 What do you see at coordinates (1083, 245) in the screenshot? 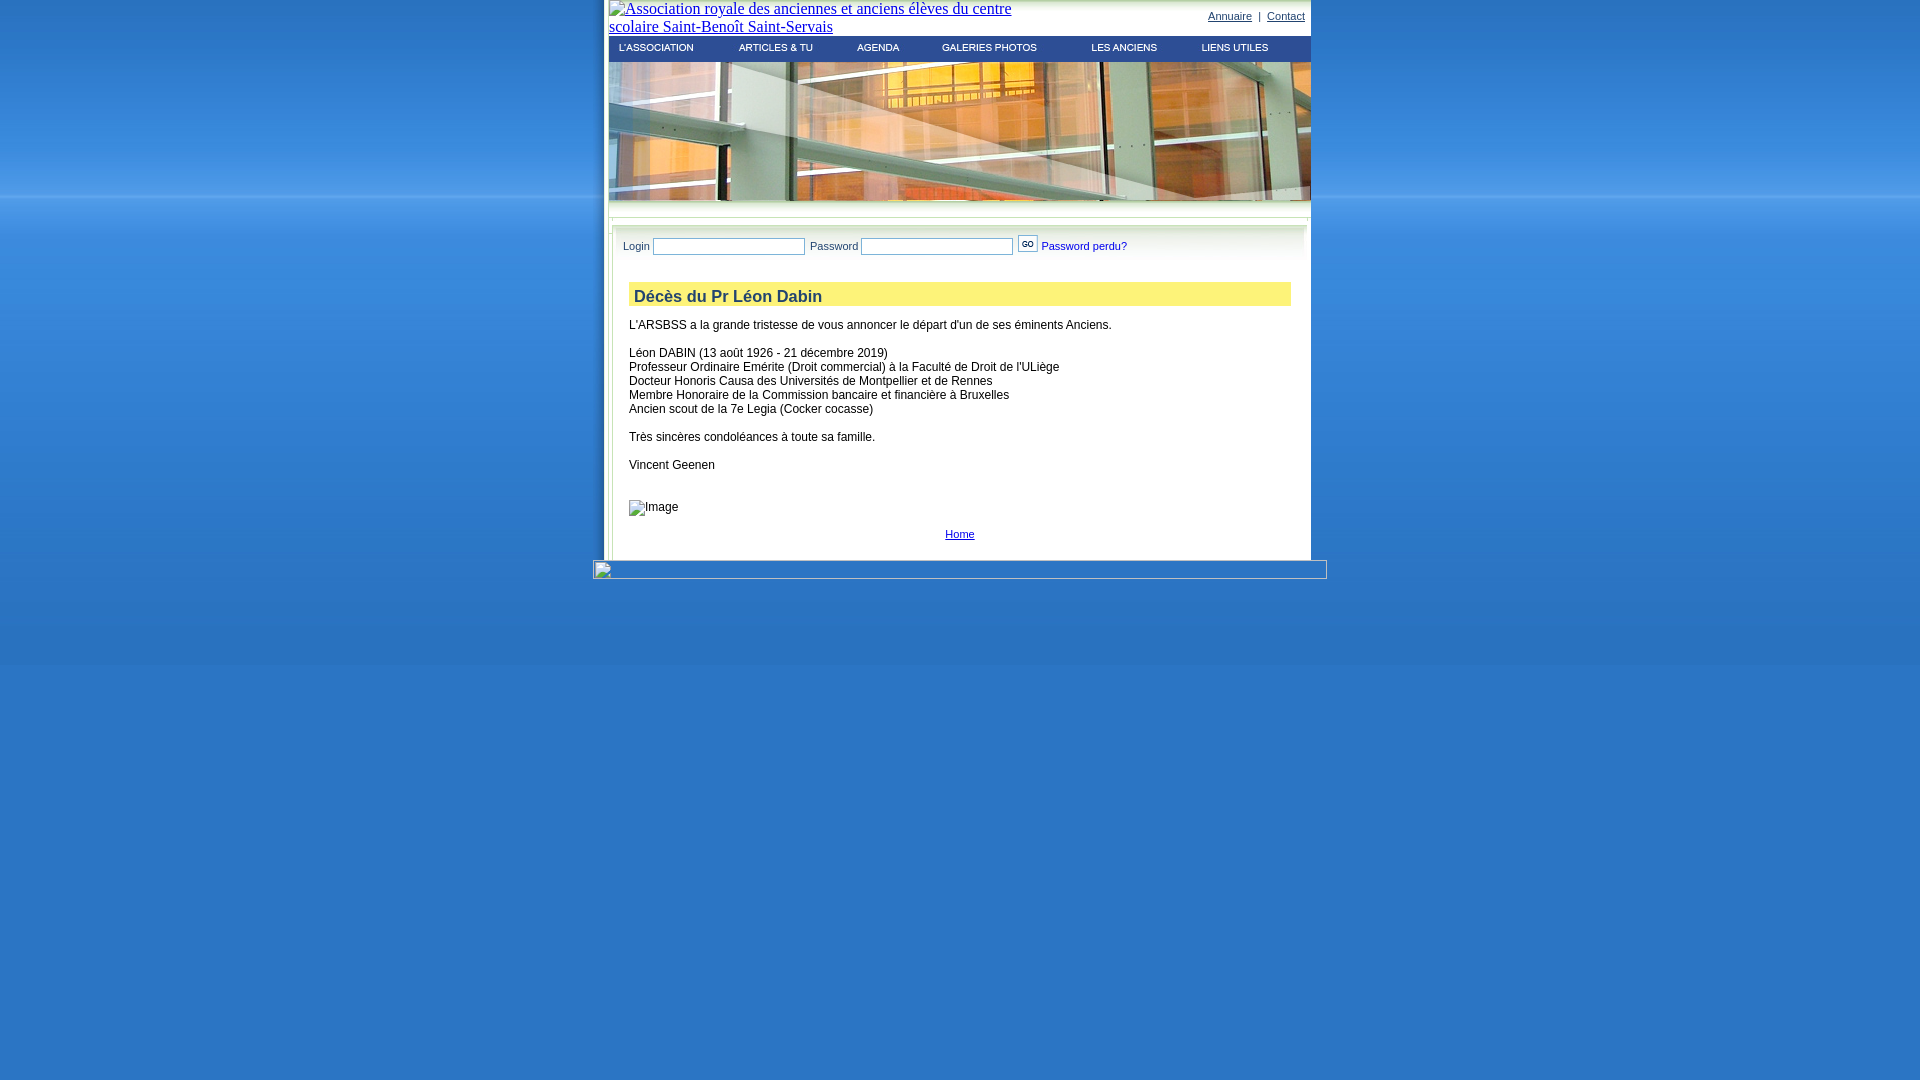
I see `'Password perdu?'` at bounding box center [1083, 245].